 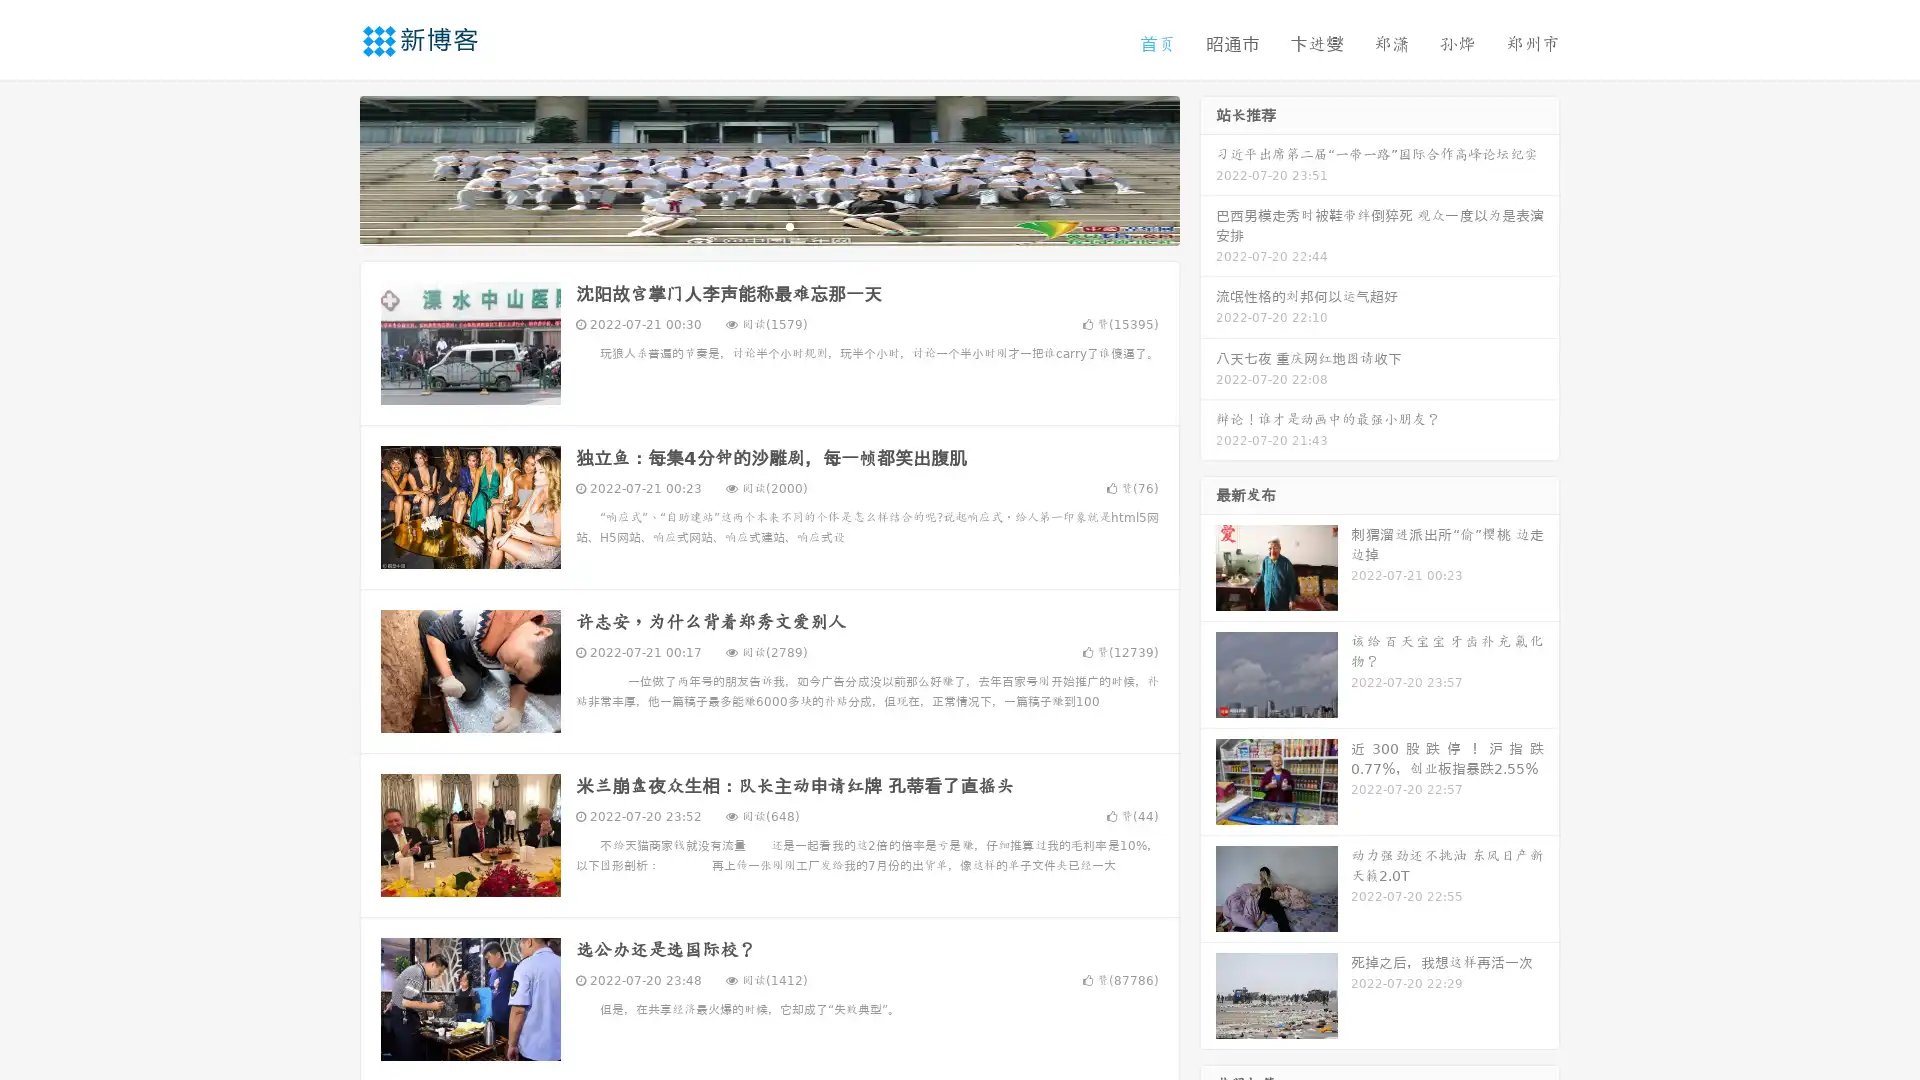 What do you see at coordinates (768, 225) in the screenshot?
I see `Go to slide 2` at bounding box center [768, 225].